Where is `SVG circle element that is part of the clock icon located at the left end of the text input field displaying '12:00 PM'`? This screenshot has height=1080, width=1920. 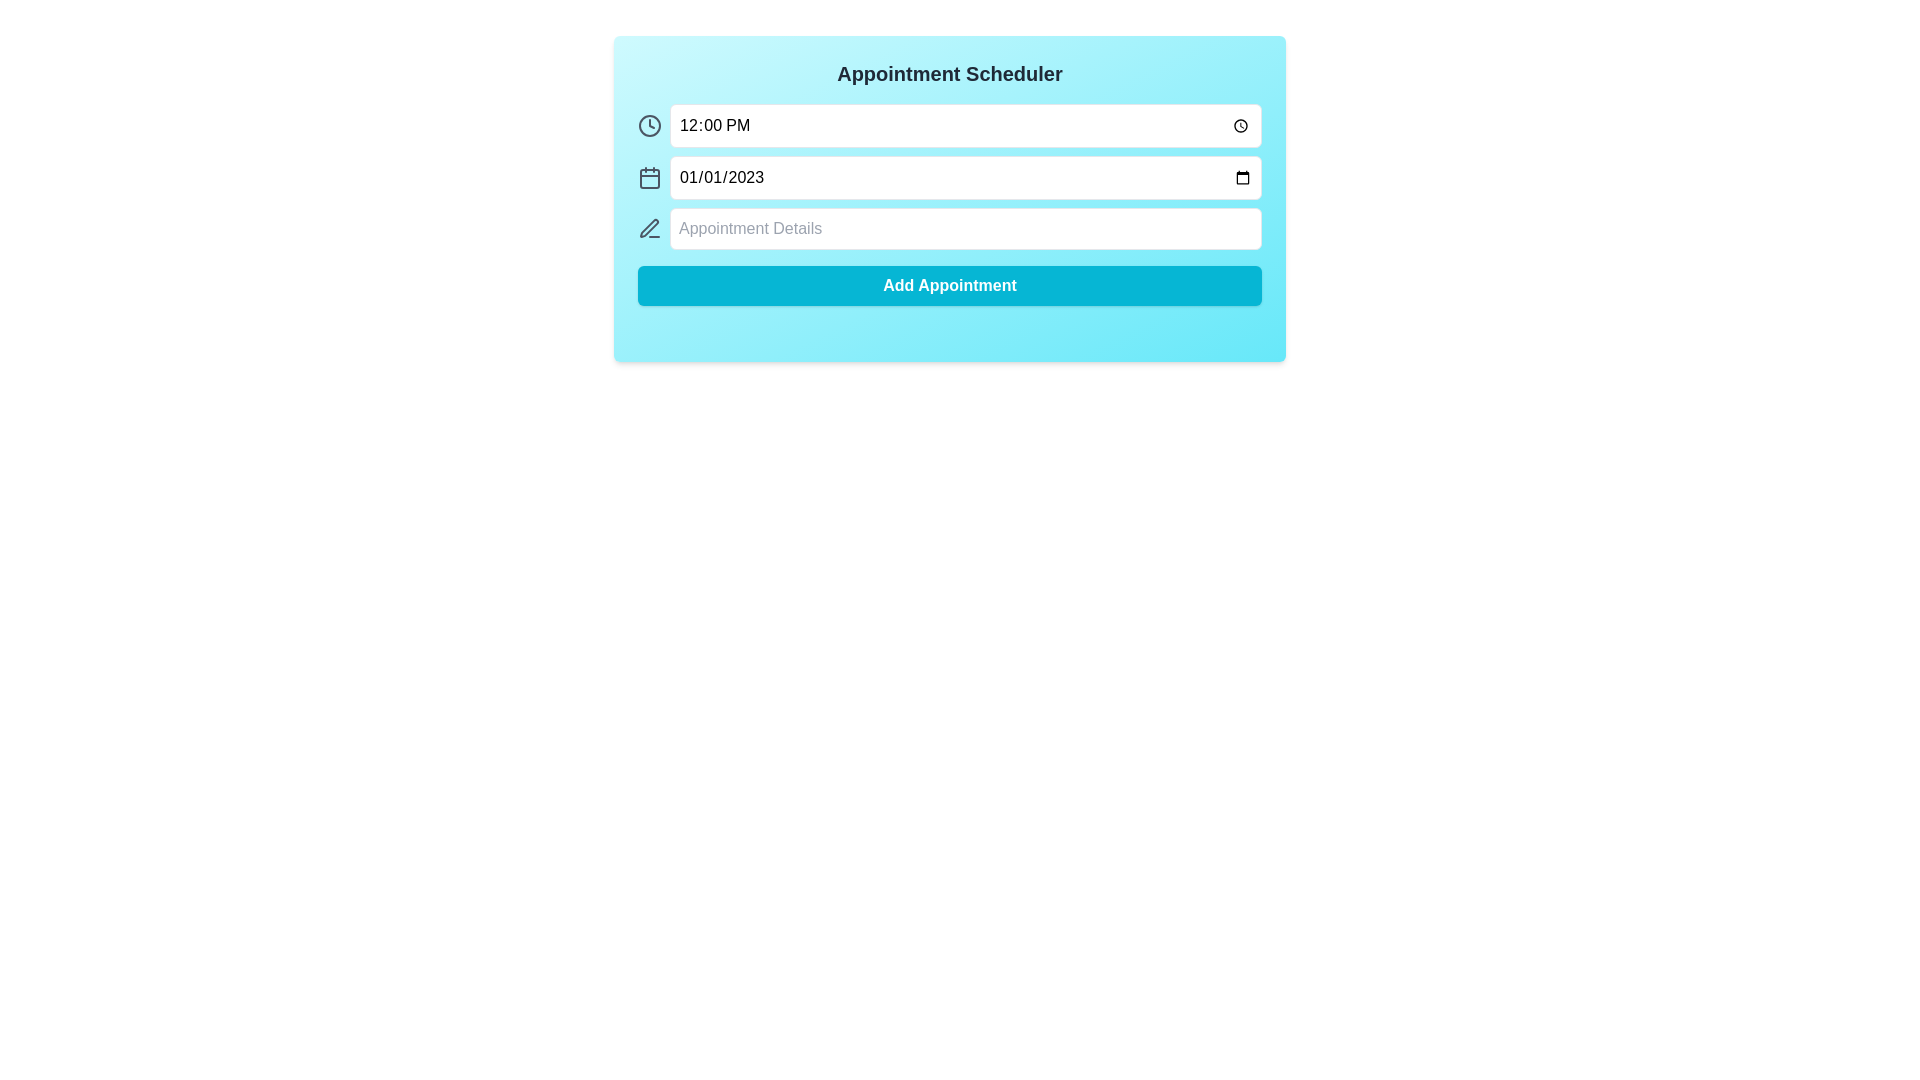 SVG circle element that is part of the clock icon located at the left end of the text input field displaying '12:00 PM' is located at coordinates (649, 126).